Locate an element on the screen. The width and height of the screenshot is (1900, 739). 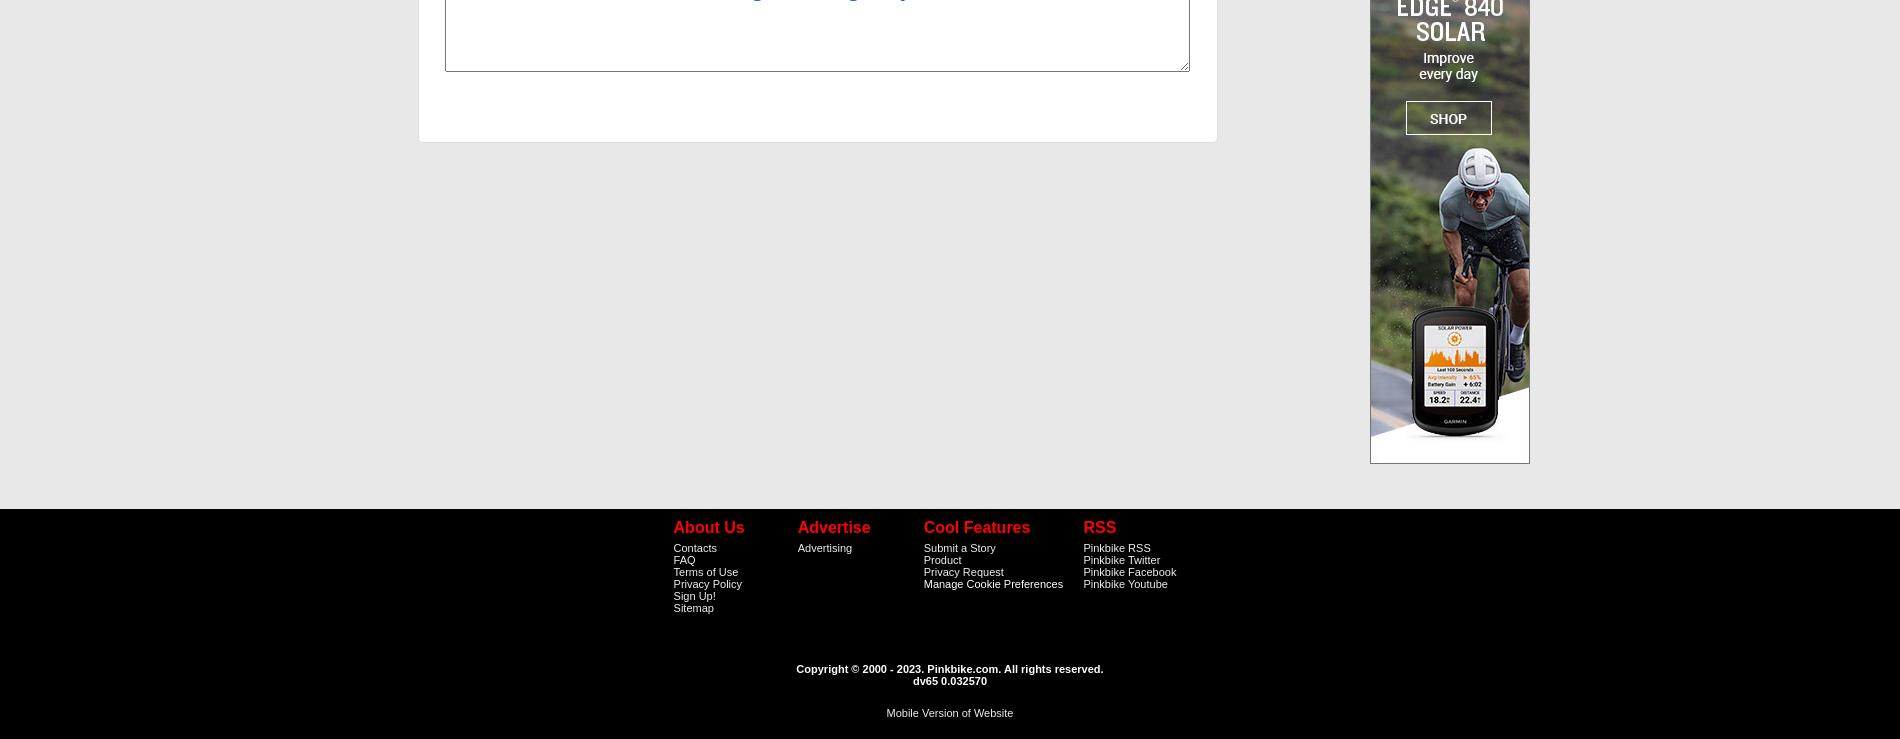
'Advertising' is located at coordinates (796, 546).